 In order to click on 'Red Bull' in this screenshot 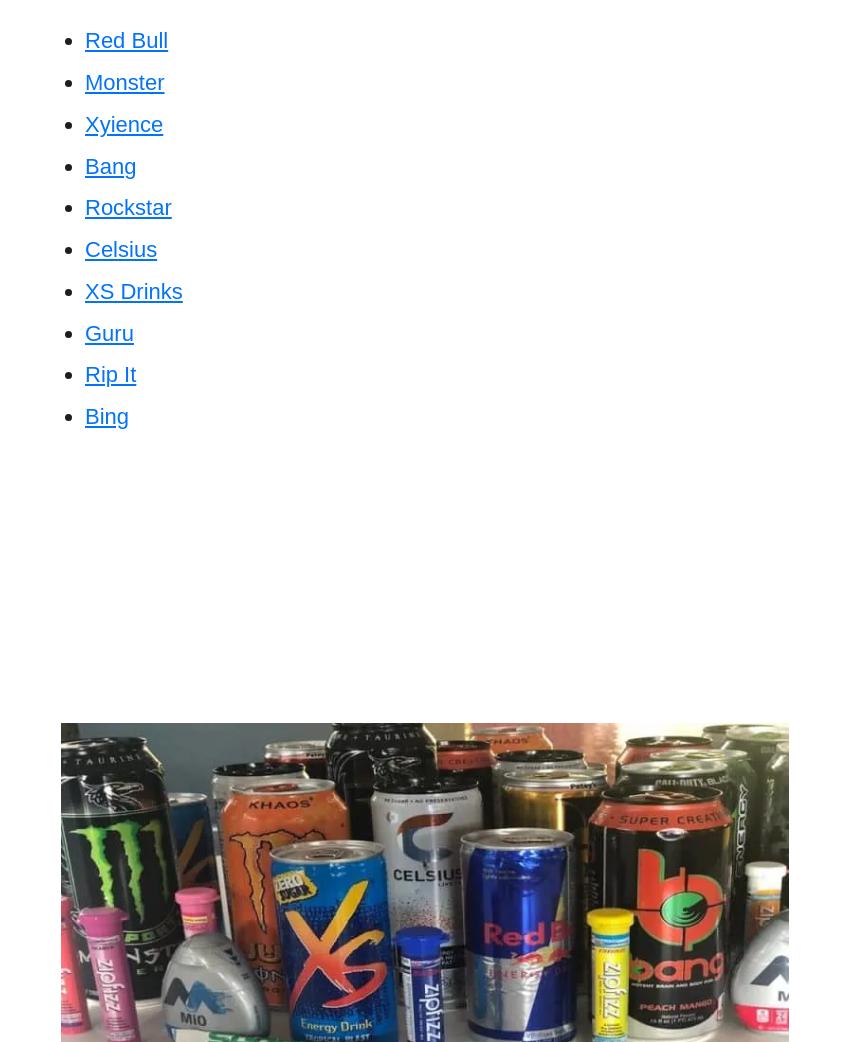, I will do `click(125, 39)`.